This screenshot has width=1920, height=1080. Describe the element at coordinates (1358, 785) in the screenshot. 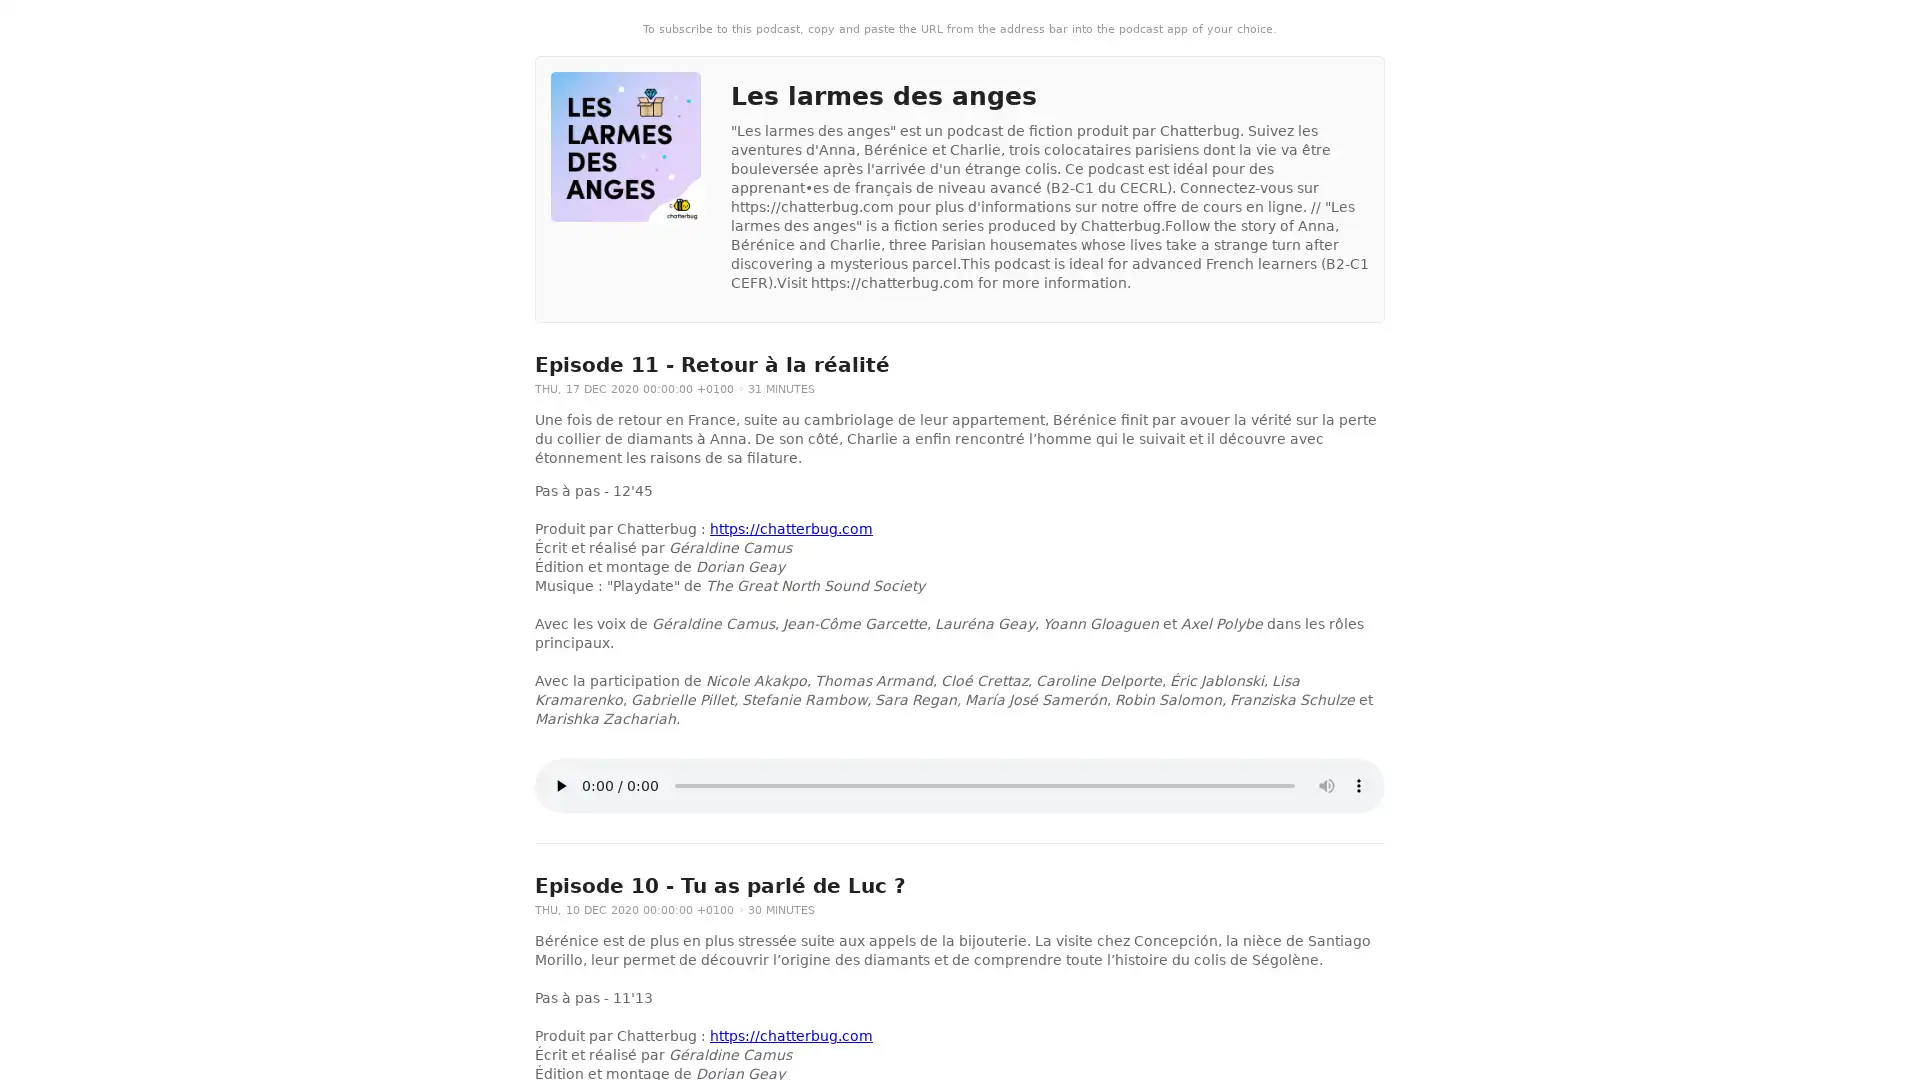

I see `show more media controls` at that location.